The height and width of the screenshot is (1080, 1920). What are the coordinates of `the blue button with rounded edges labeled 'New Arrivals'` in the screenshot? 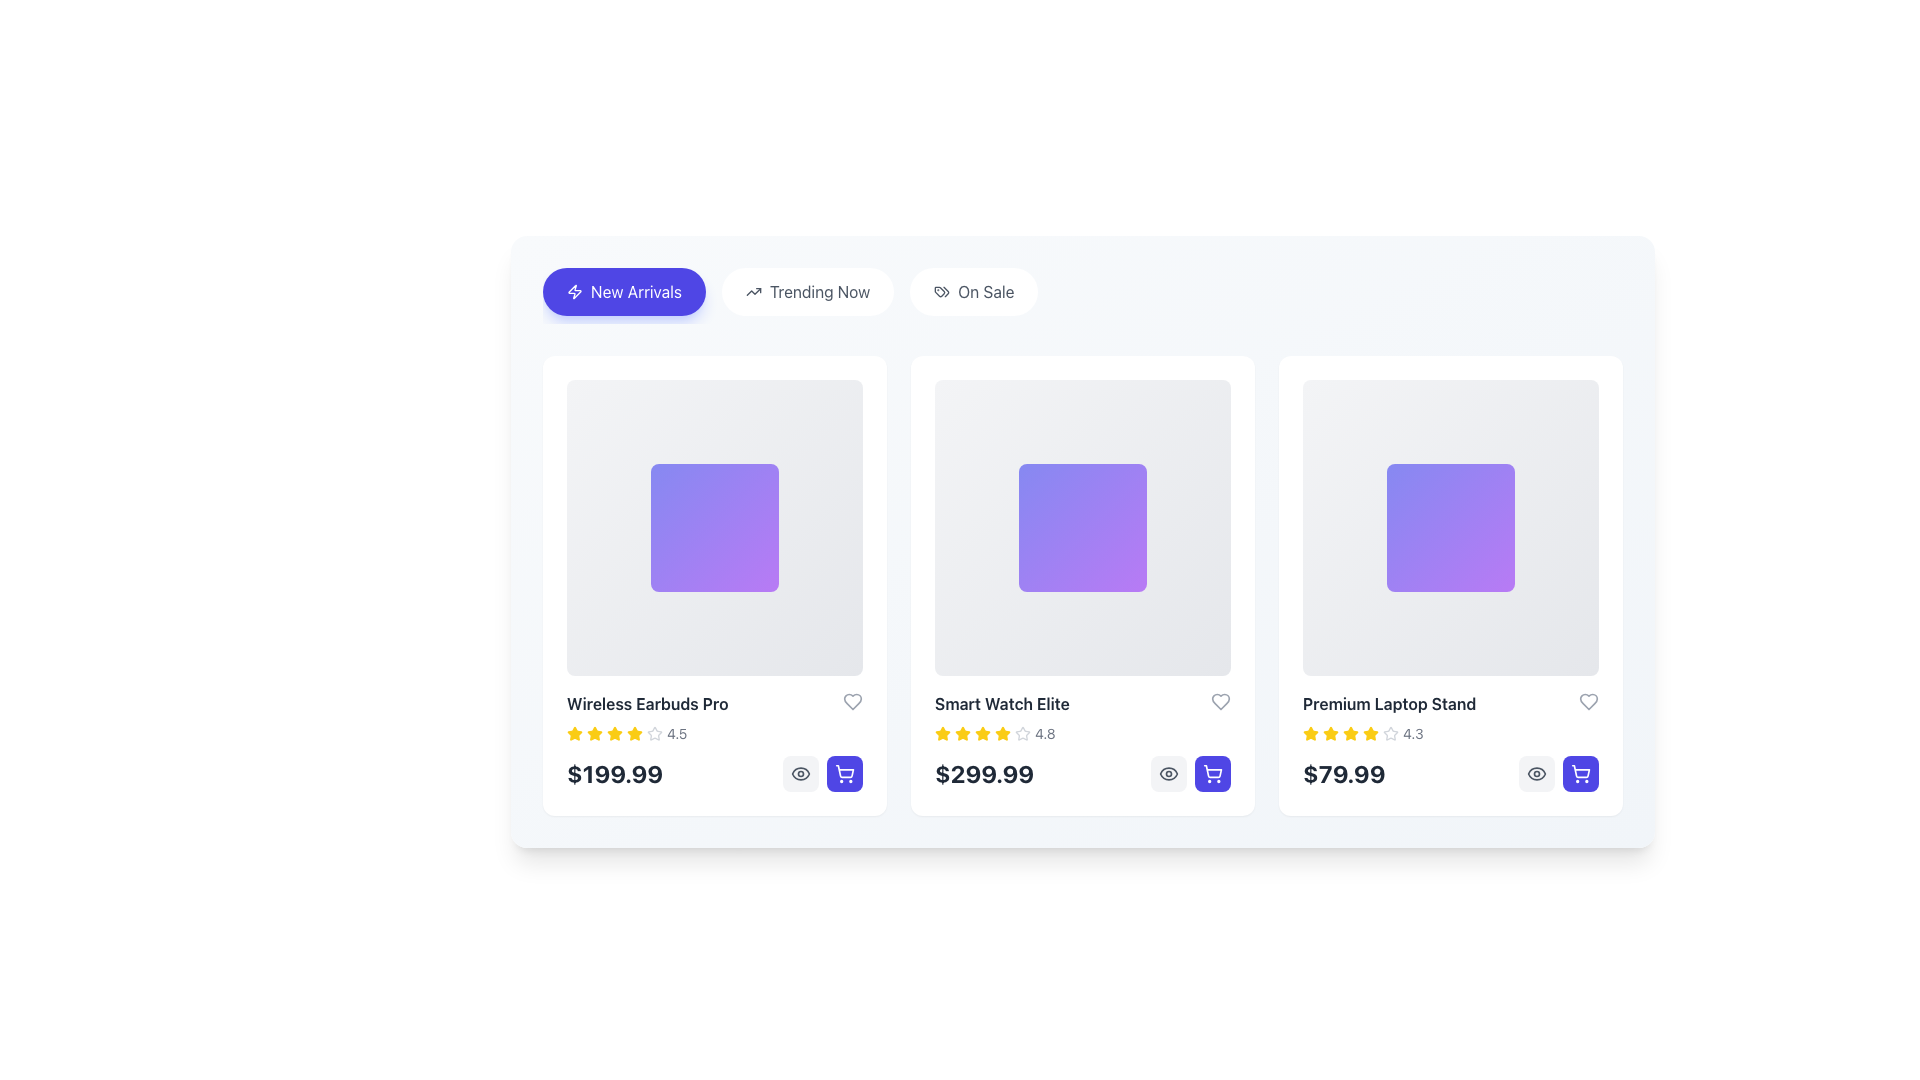 It's located at (623, 292).